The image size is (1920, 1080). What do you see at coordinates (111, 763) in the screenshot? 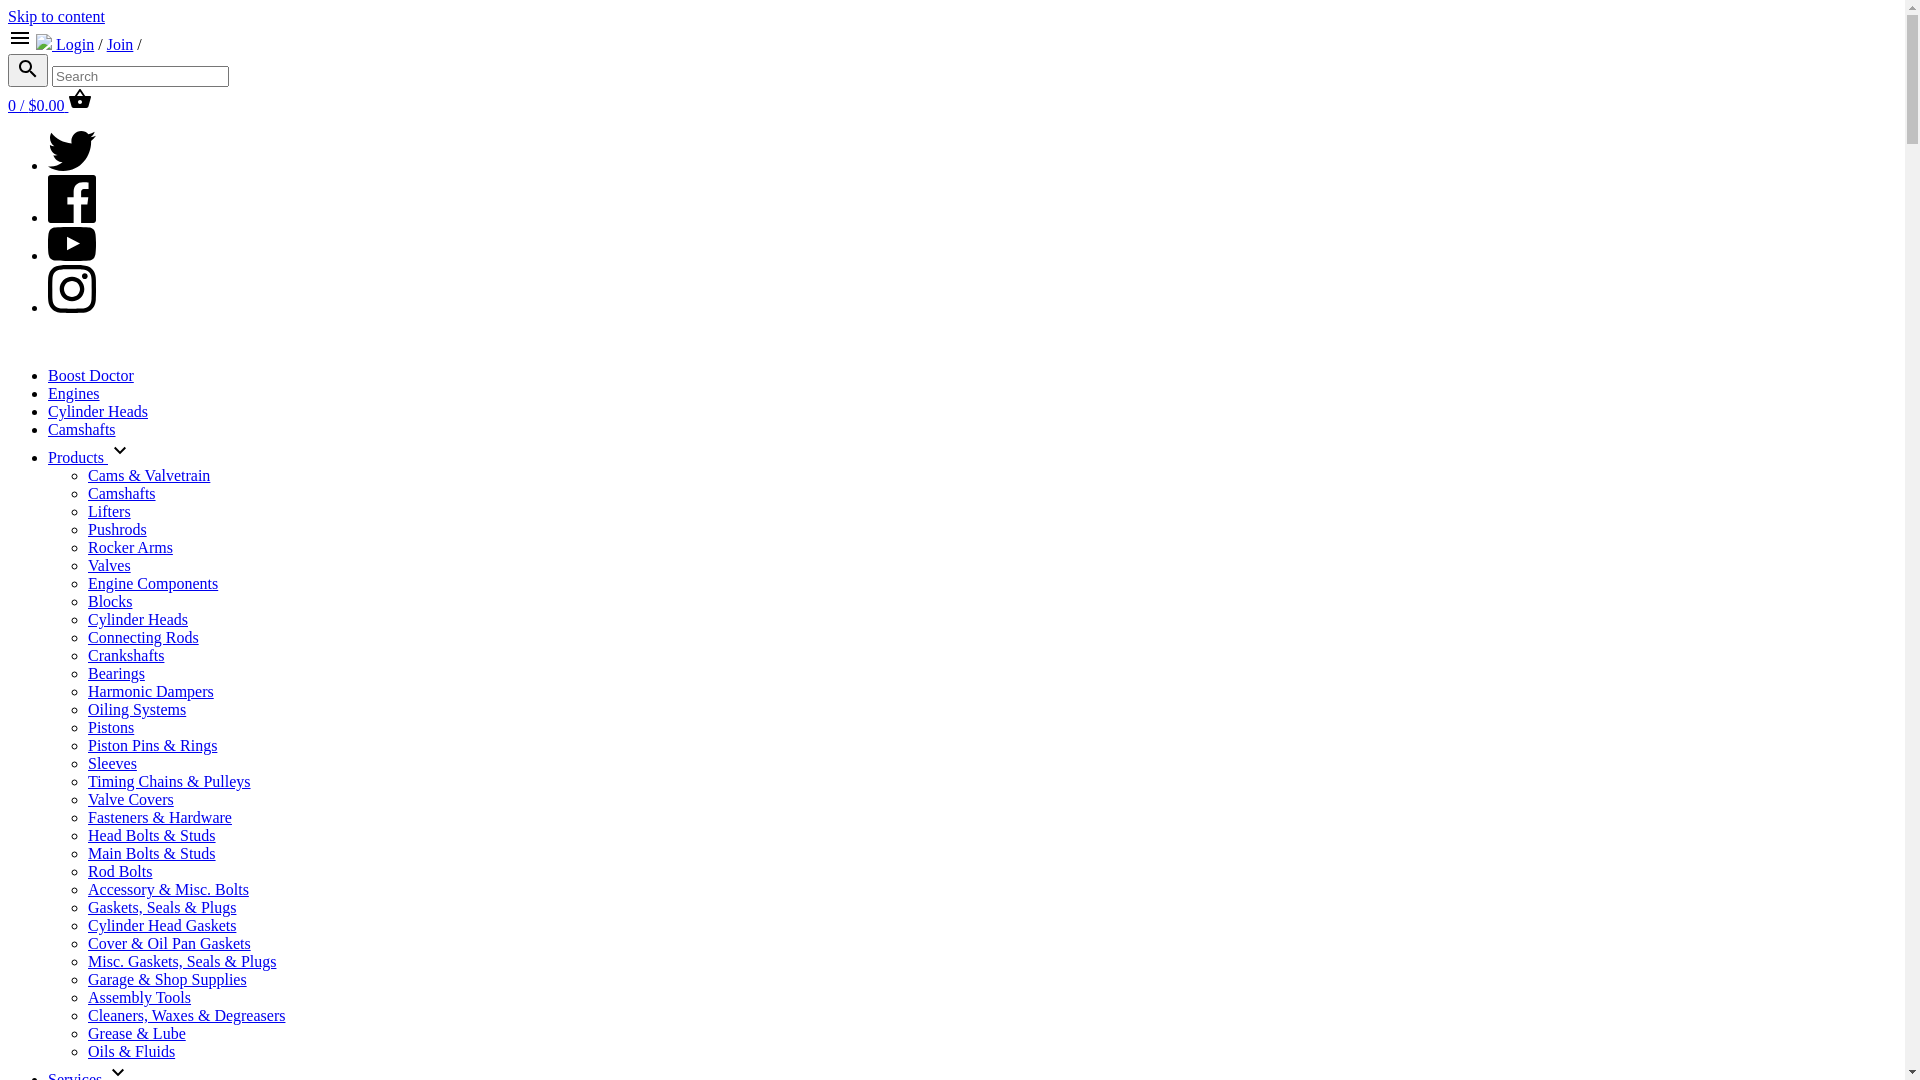
I see `'Sleeves'` at bounding box center [111, 763].